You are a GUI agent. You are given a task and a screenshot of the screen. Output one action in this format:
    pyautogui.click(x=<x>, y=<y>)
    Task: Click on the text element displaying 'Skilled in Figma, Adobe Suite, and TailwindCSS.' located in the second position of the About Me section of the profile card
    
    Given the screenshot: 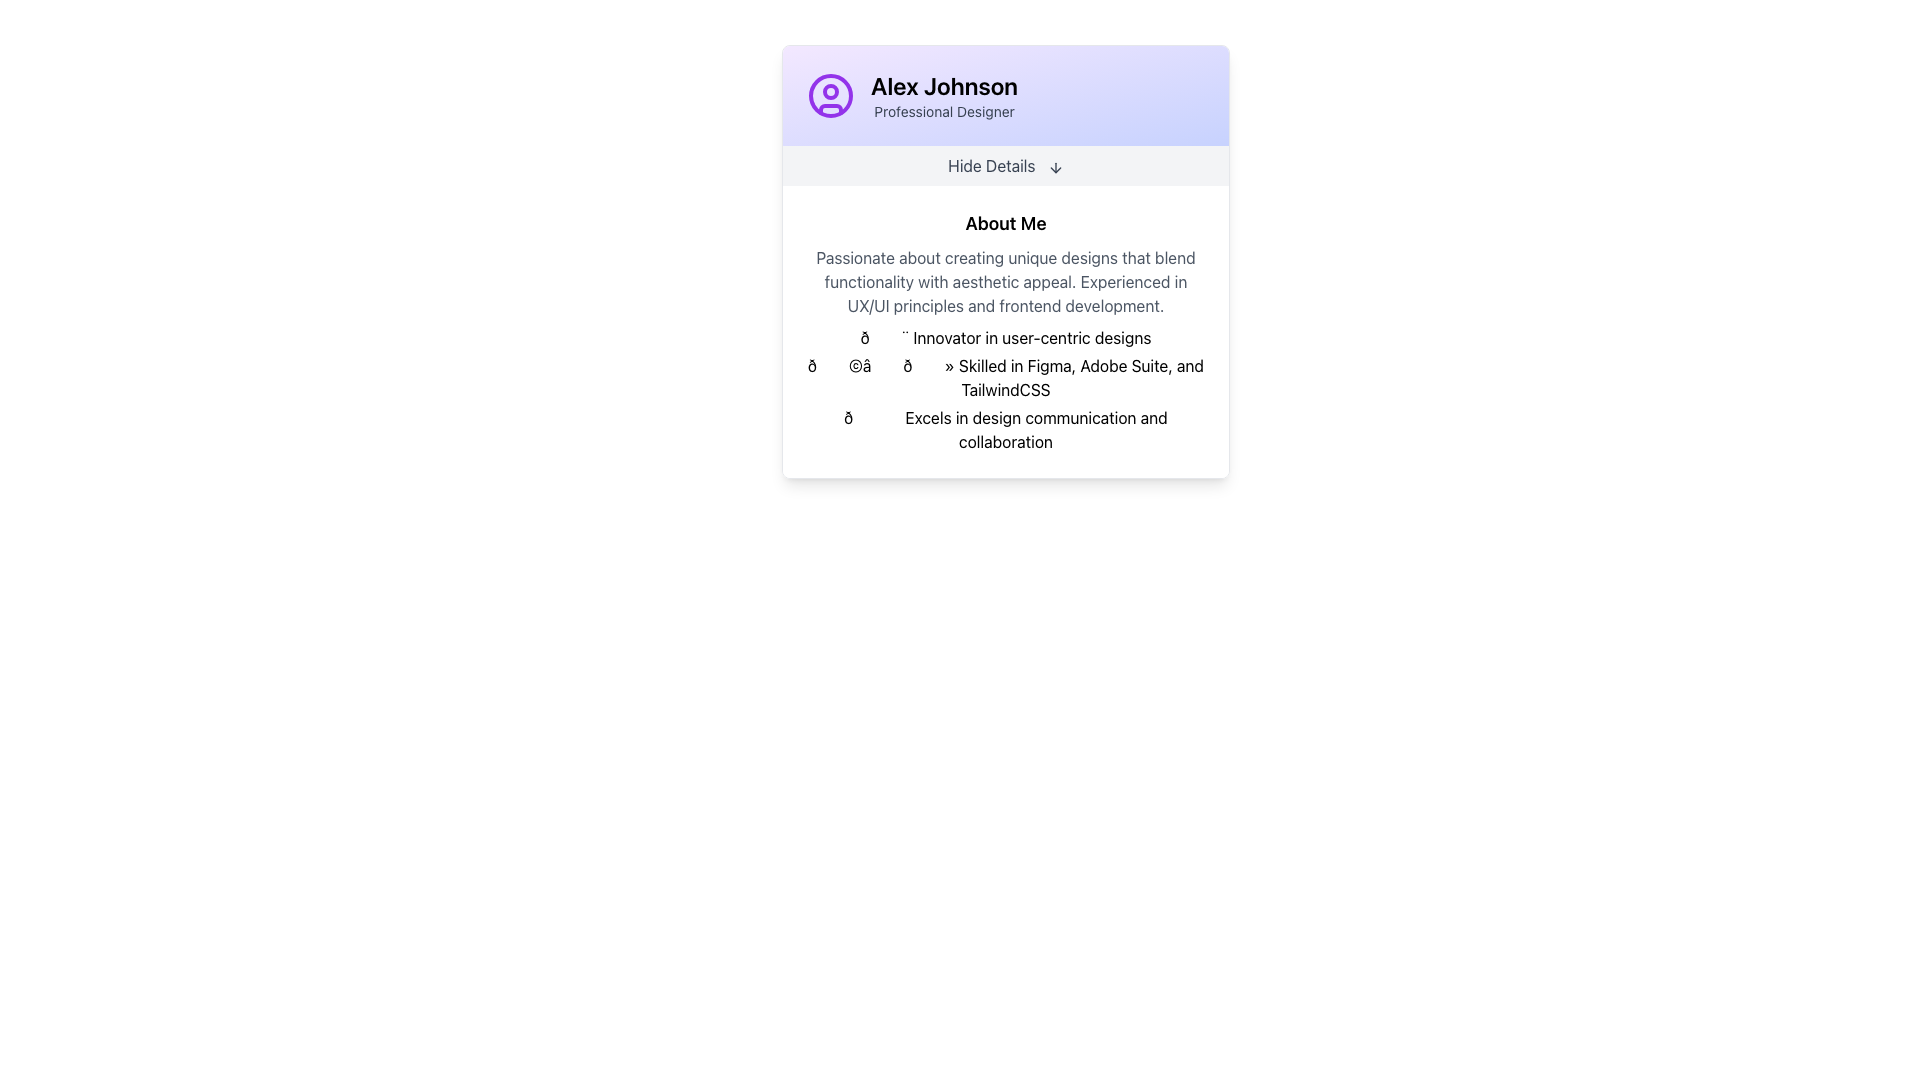 What is the action you would take?
    pyautogui.click(x=1006, y=378)
    